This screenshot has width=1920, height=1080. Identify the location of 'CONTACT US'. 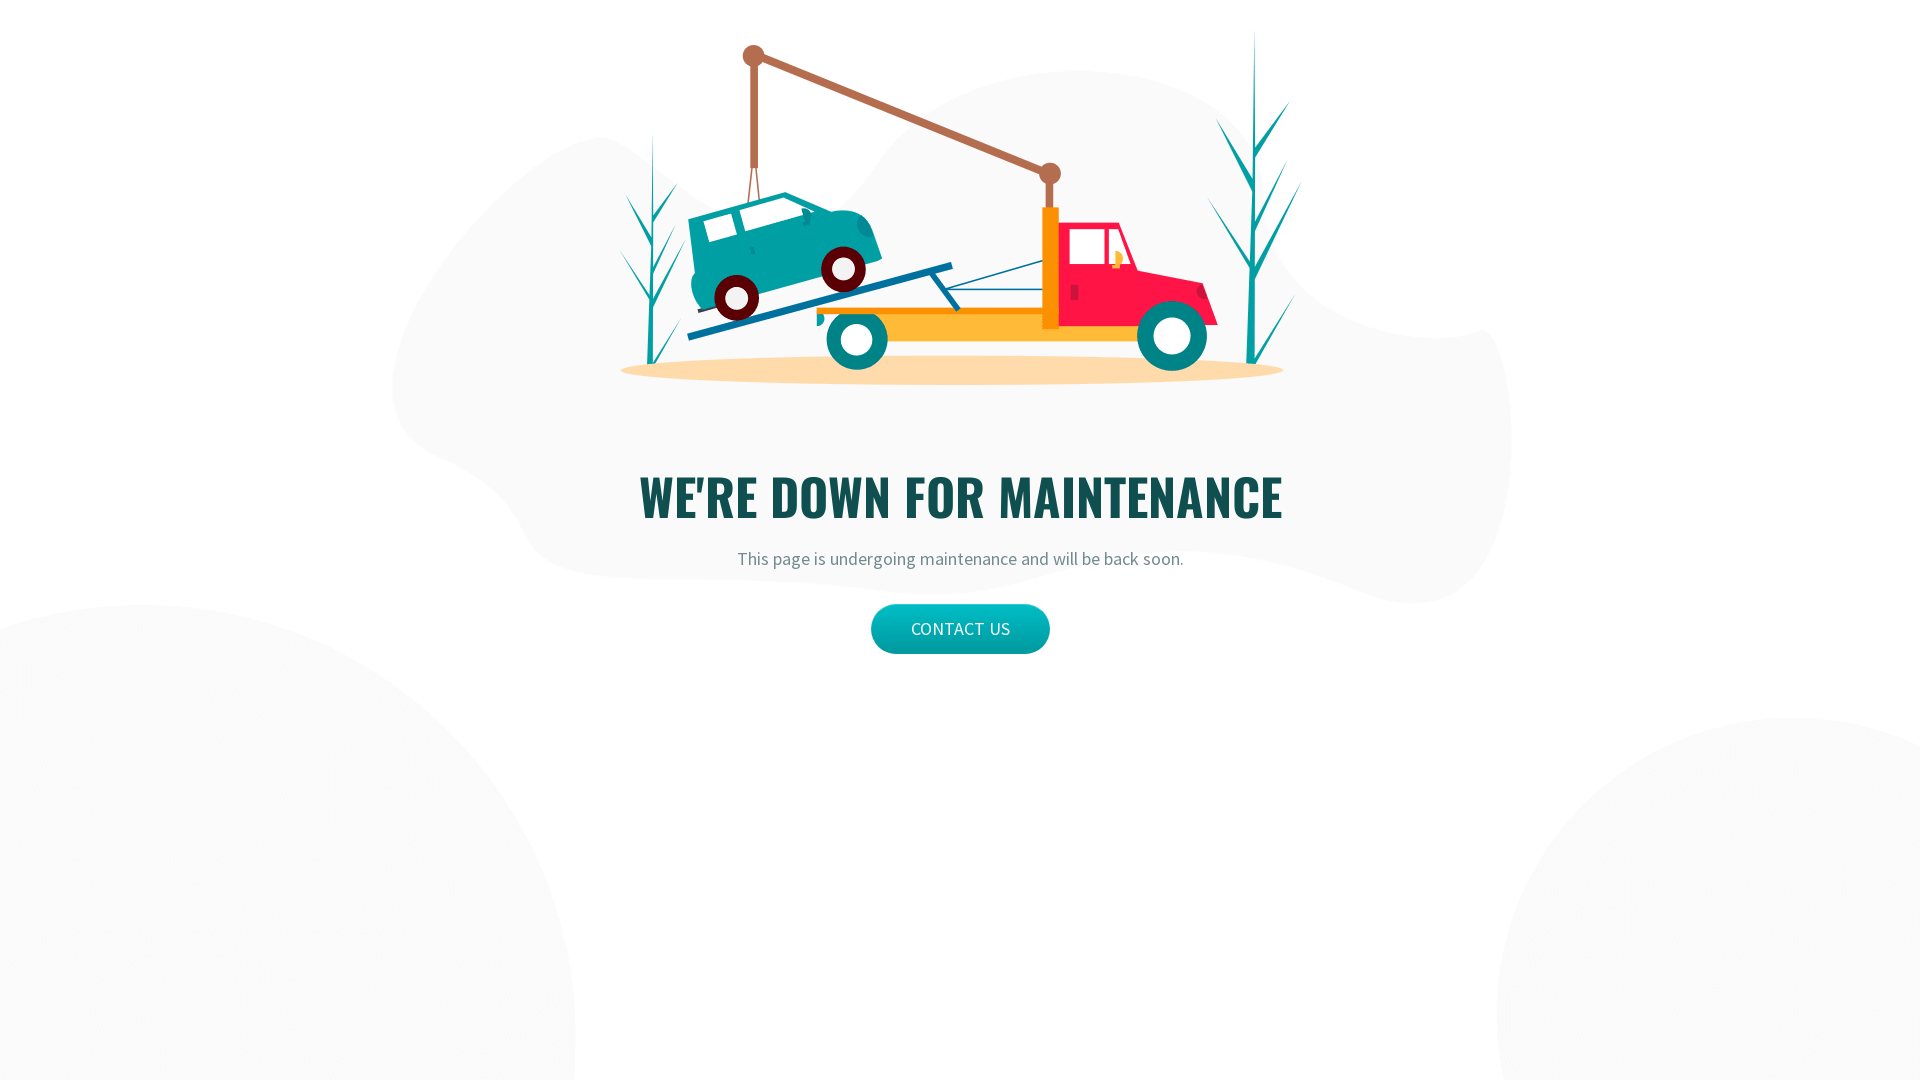
(958, 627).